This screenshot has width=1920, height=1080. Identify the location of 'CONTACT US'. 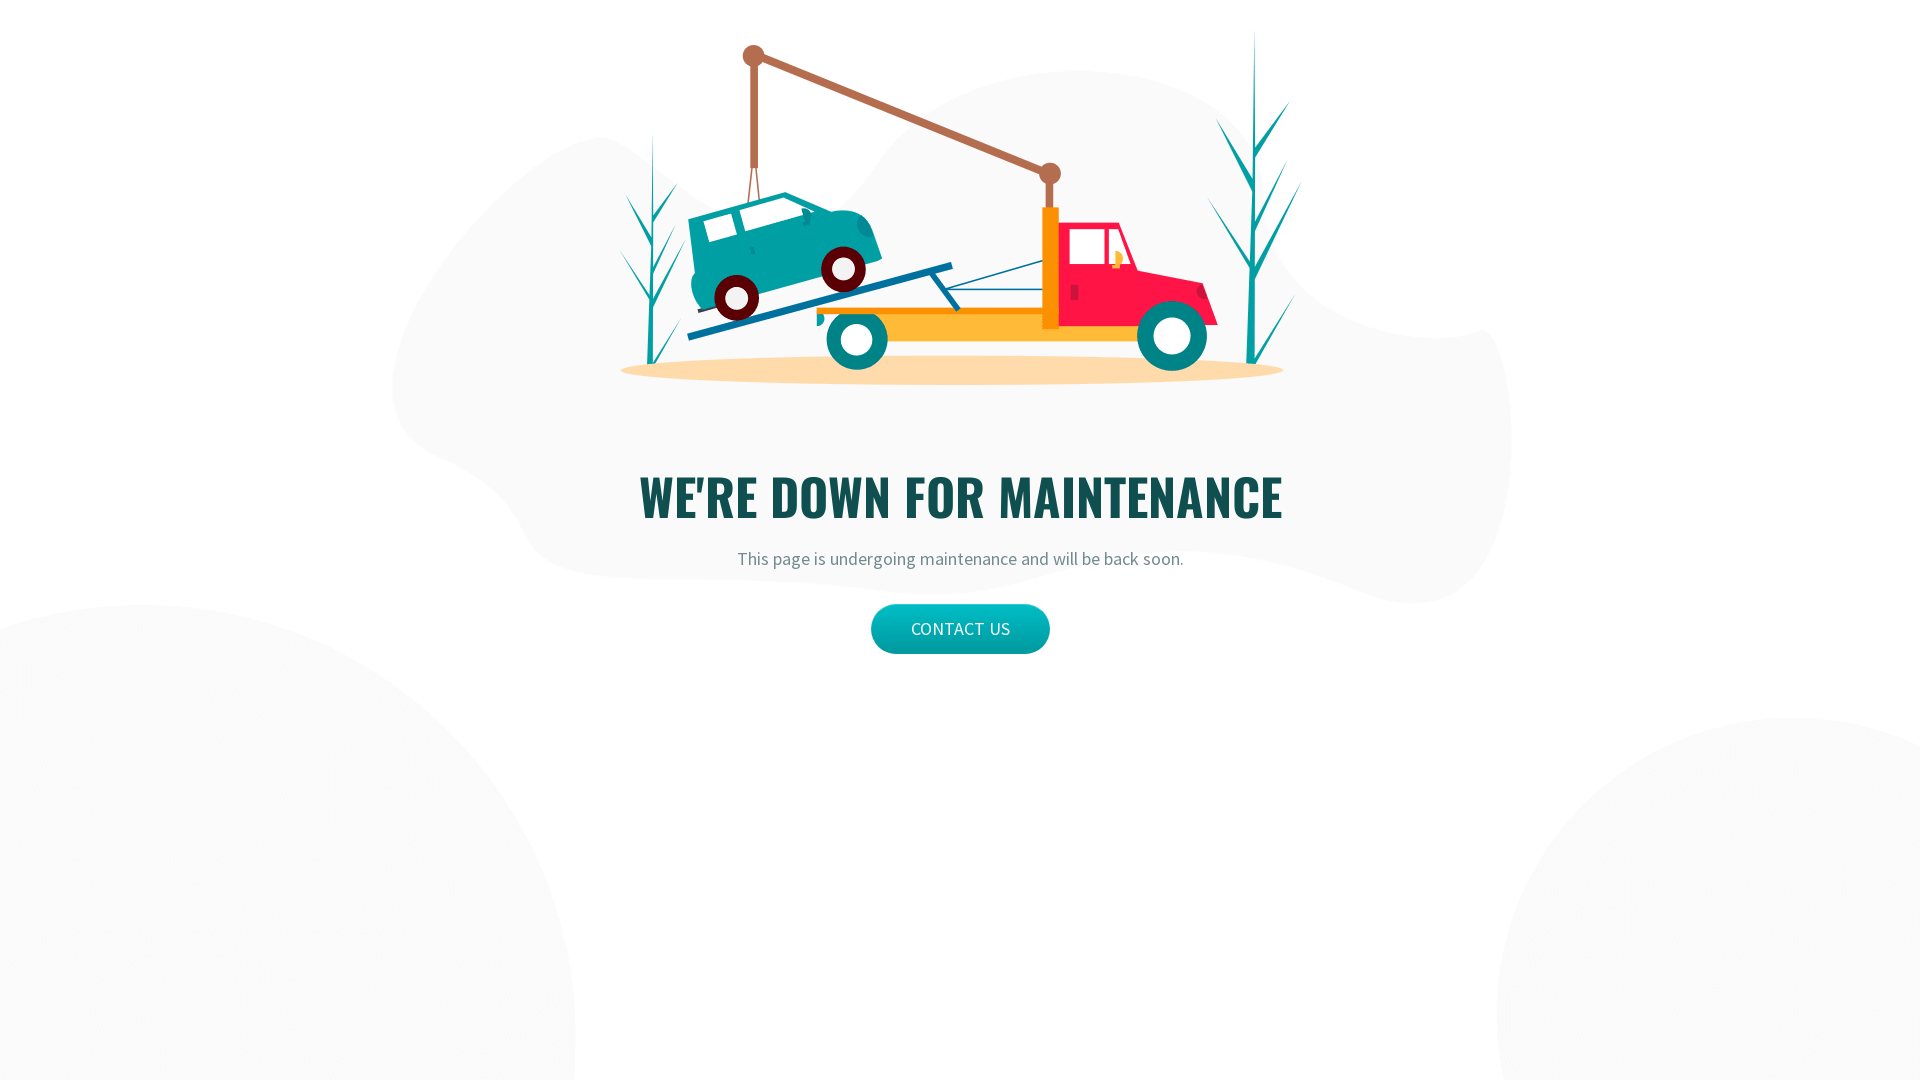
(958, 627).